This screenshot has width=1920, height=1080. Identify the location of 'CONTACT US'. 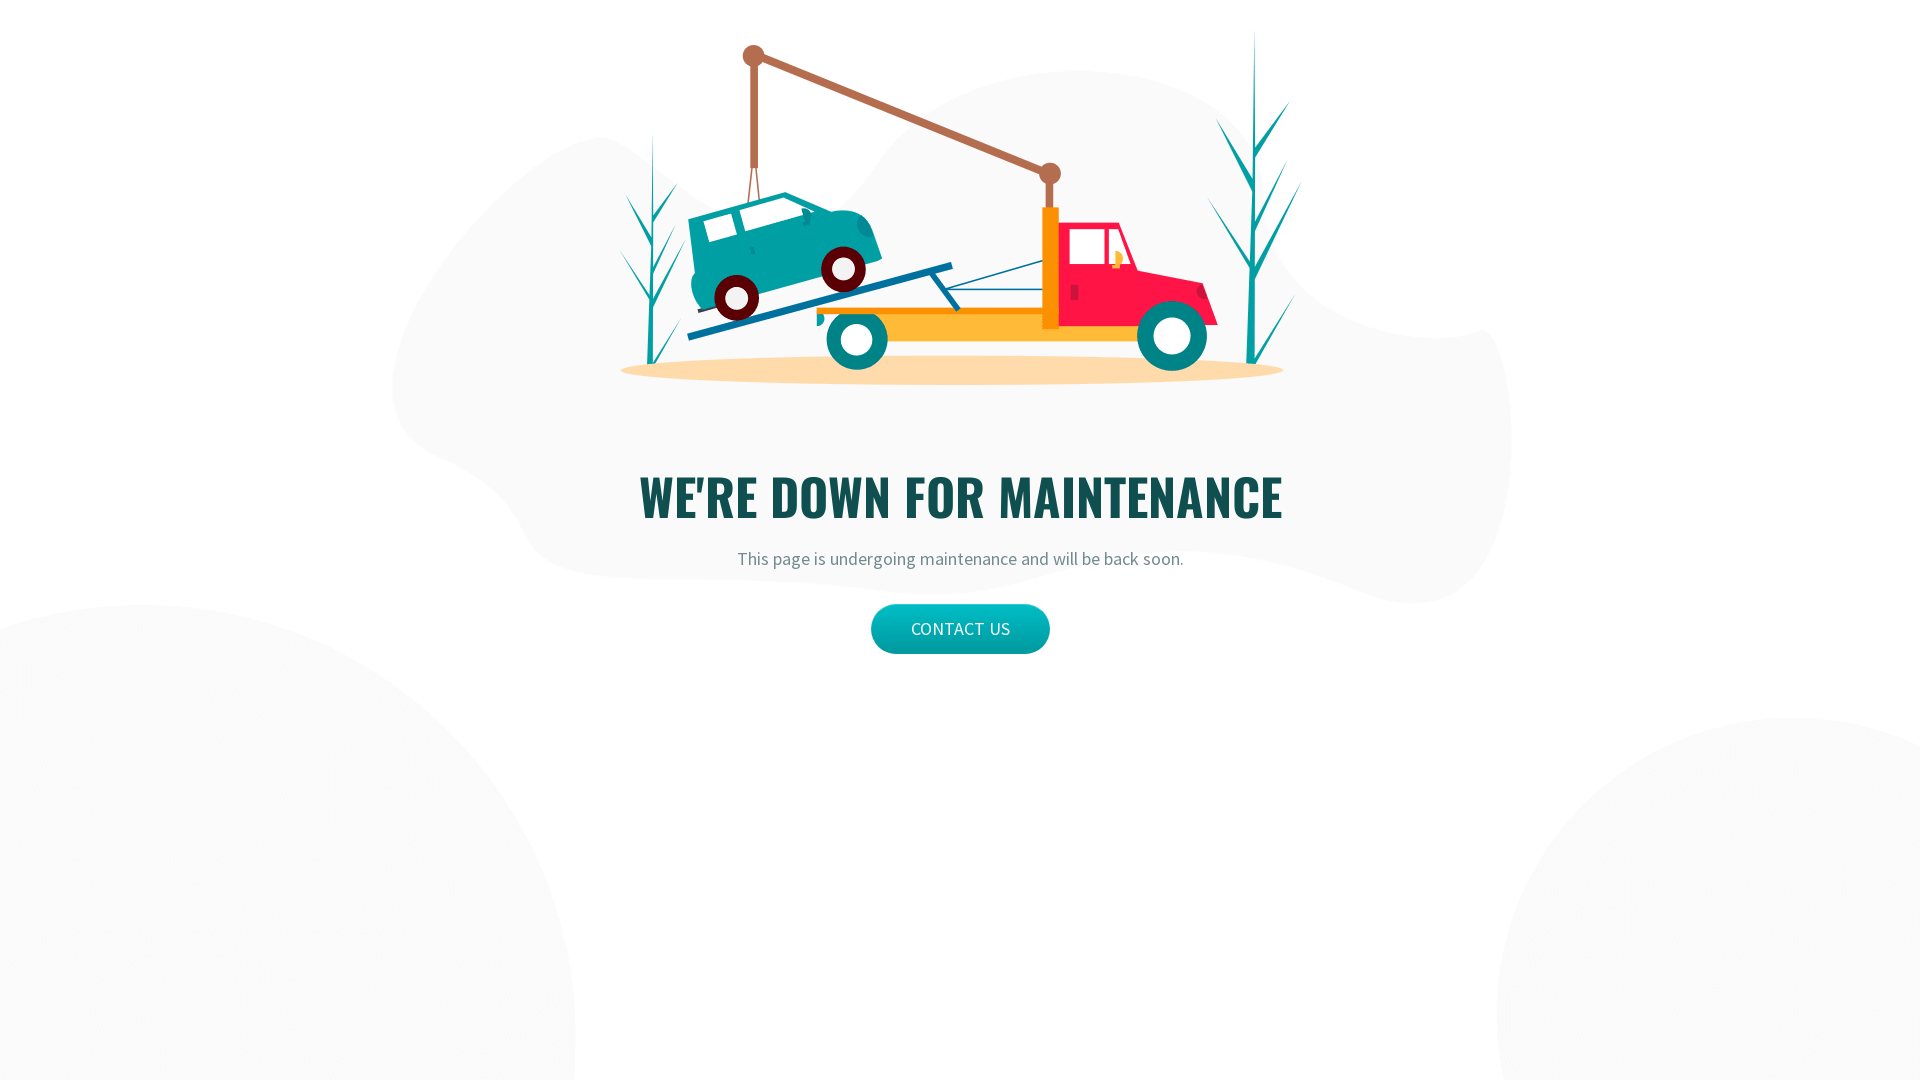
(958, 627).